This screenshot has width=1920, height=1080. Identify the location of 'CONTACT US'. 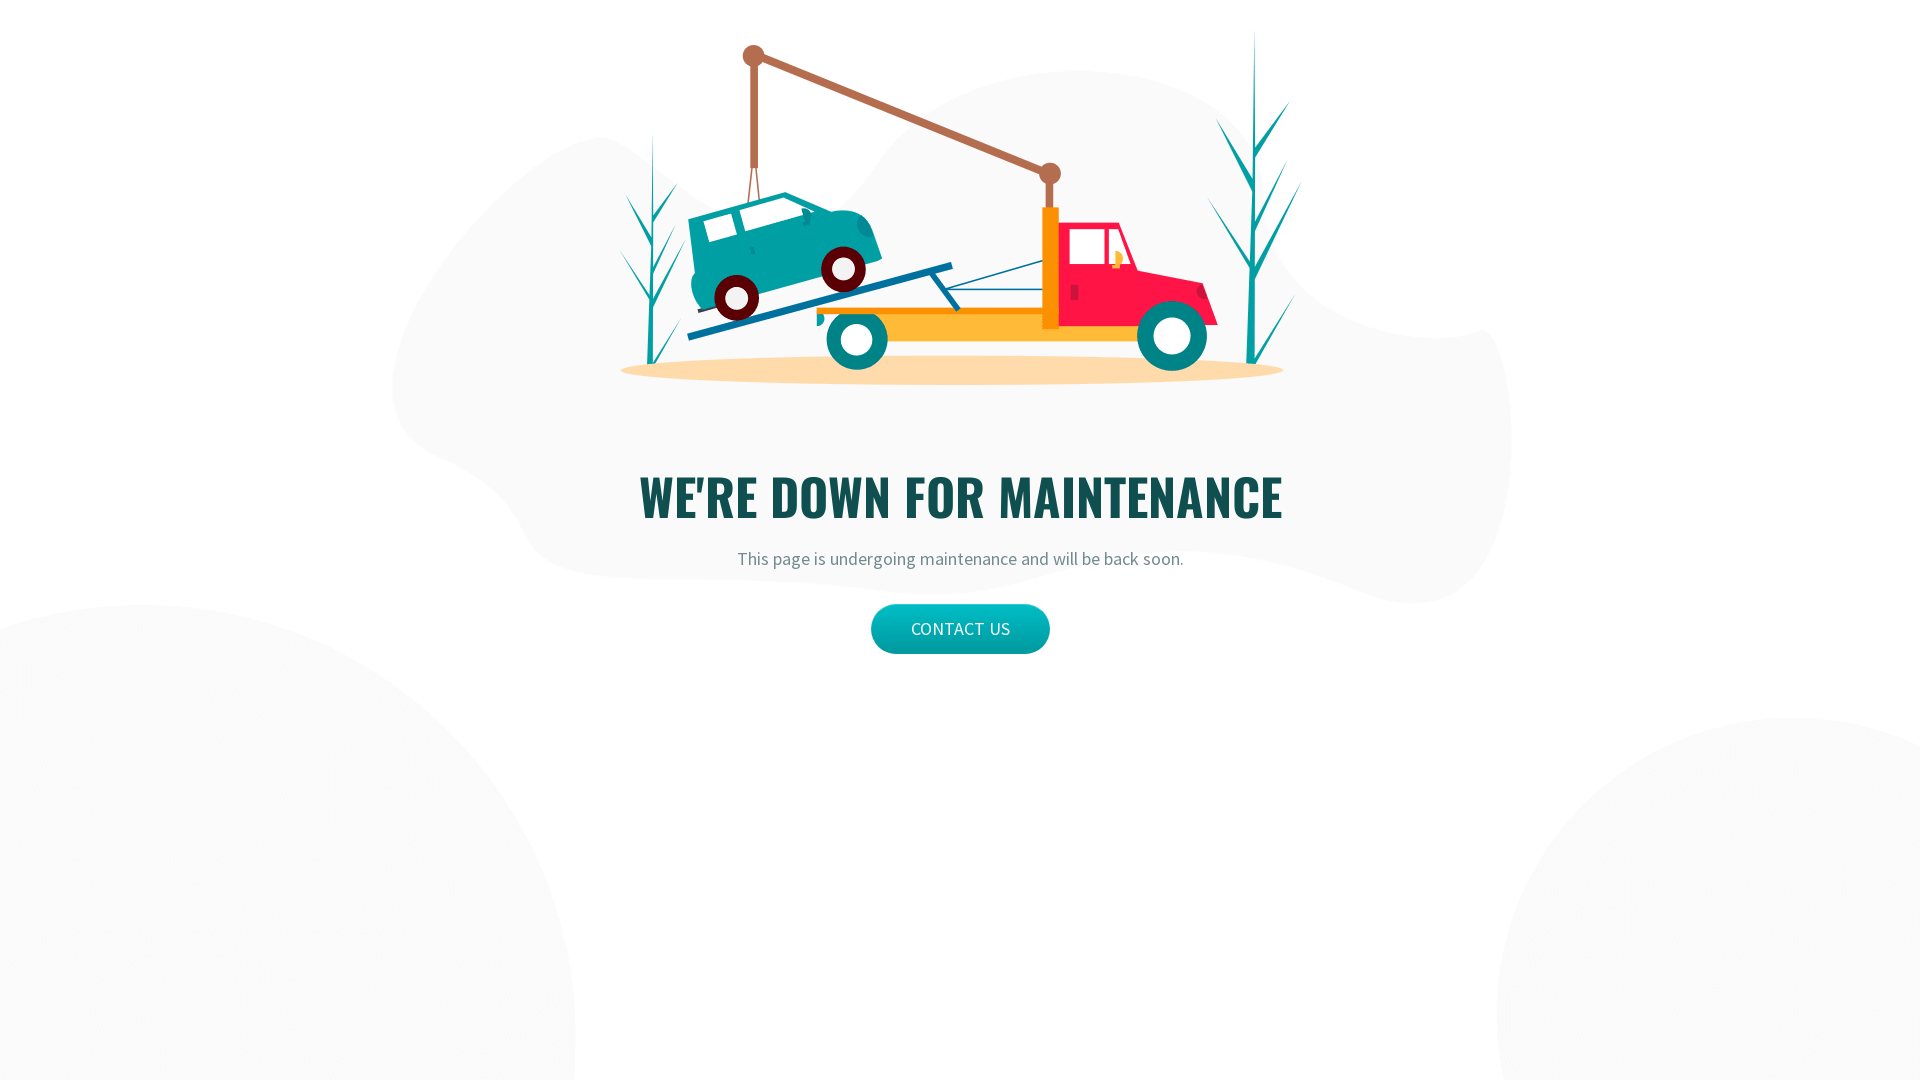
(958, 627).